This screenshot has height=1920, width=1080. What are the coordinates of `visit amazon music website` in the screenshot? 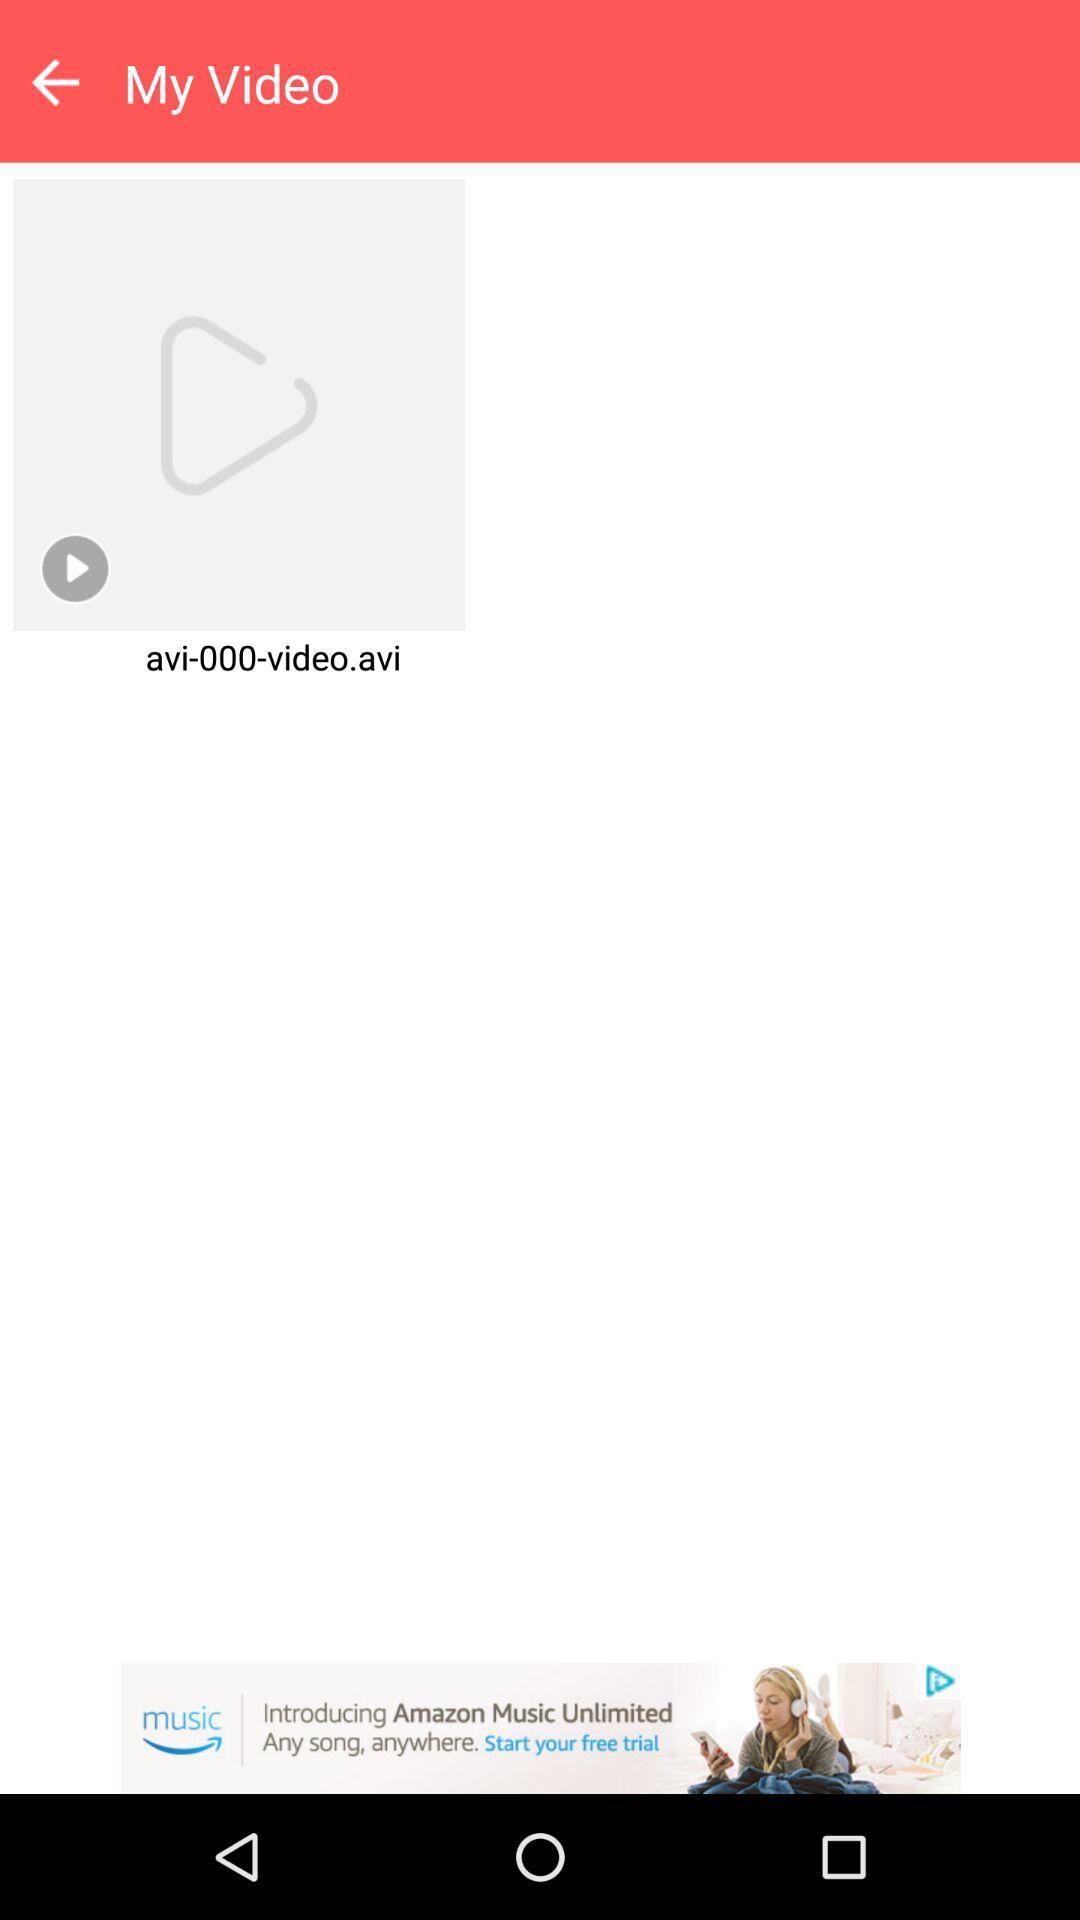 It's located at (540, 1727).